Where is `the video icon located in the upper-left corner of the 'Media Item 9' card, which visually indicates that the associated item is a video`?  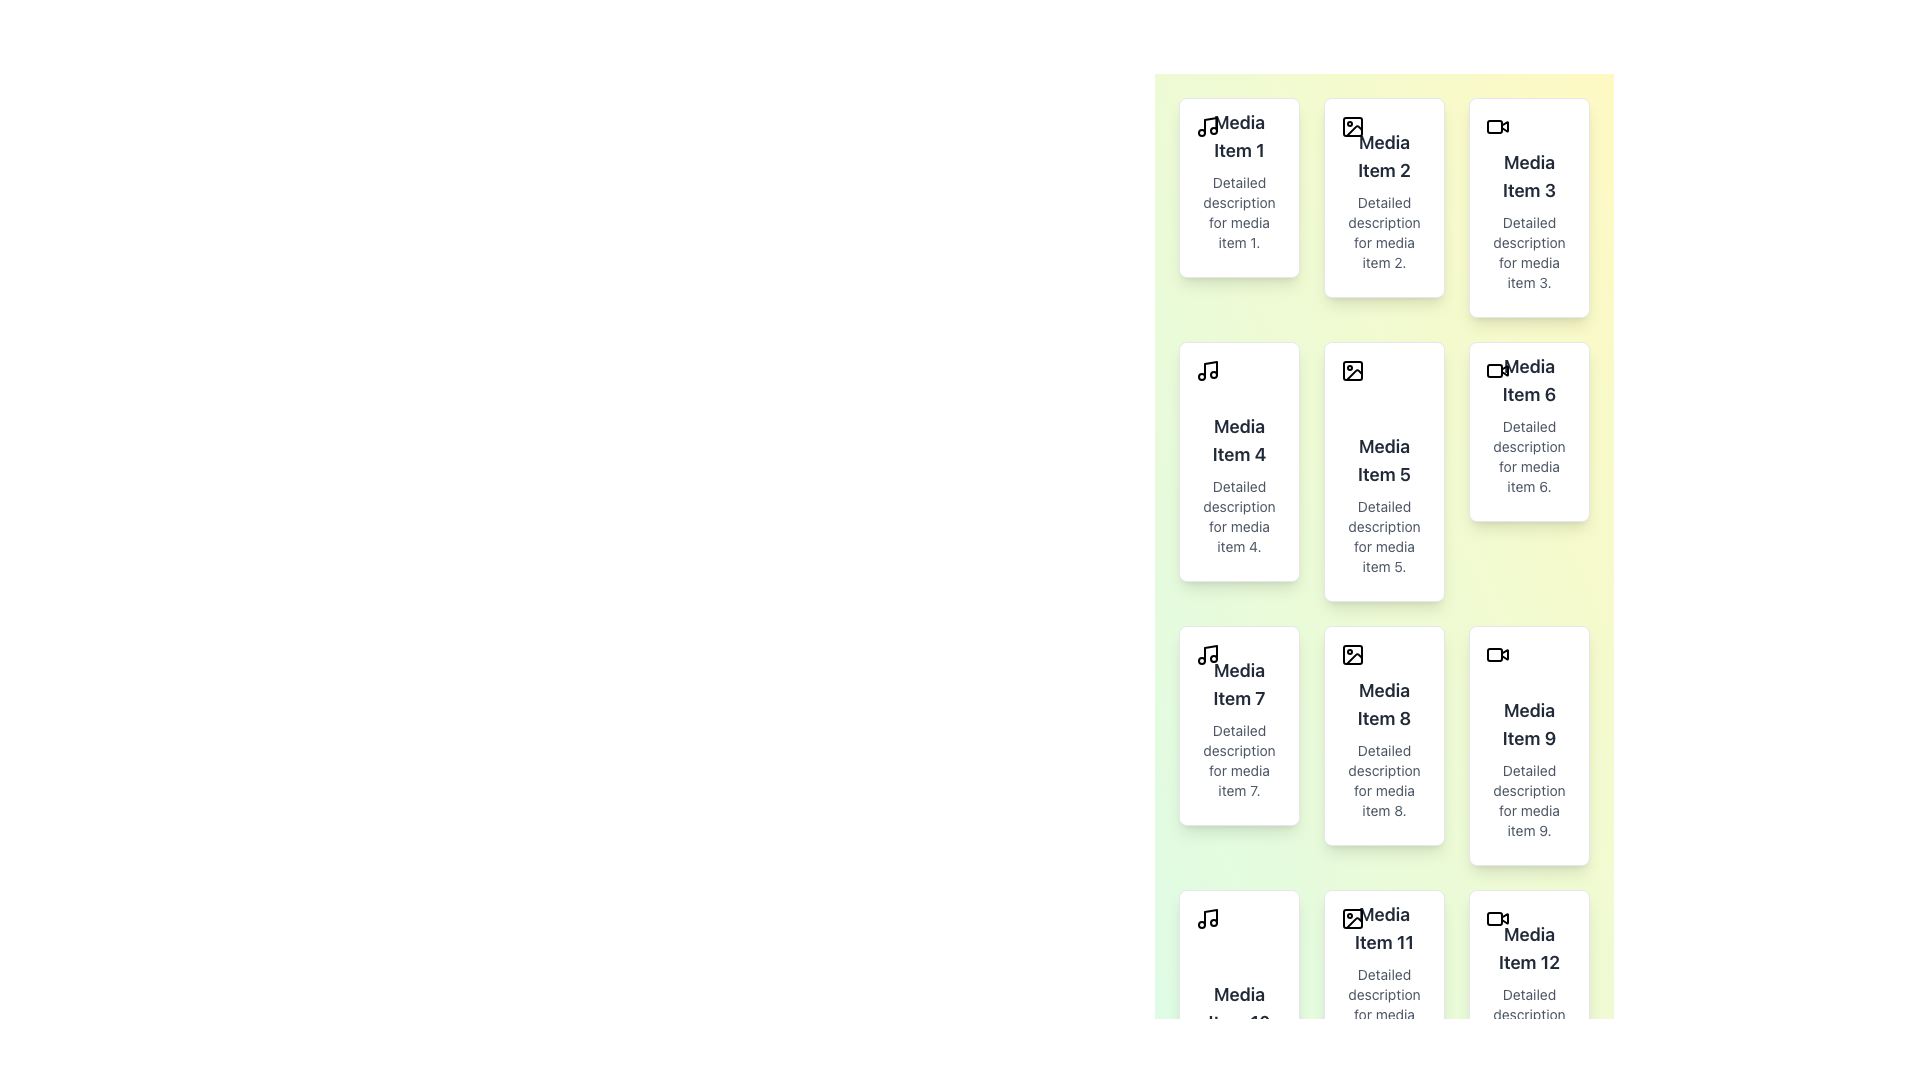
the video icon located in the upper-left corner of the 'Media Item 9' card, which visually indicates that the associated item is a video is located at coordinates (1497, 655).